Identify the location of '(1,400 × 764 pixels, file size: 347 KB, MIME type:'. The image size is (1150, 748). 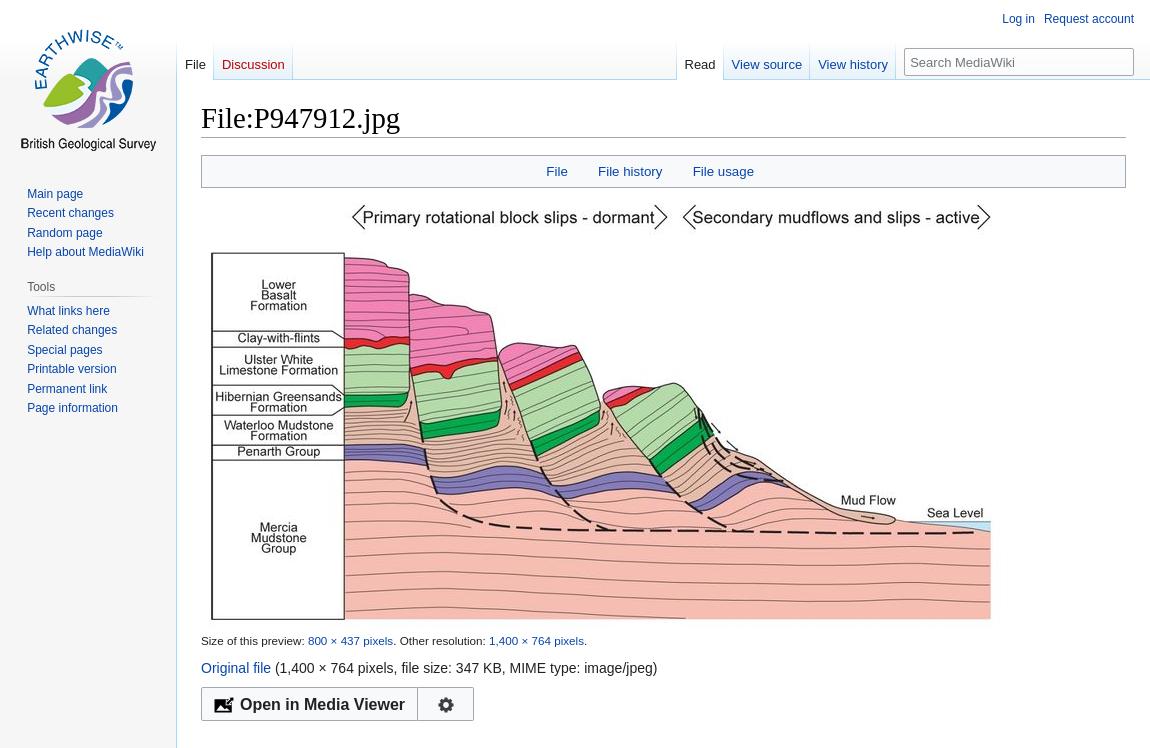
(428, 667).